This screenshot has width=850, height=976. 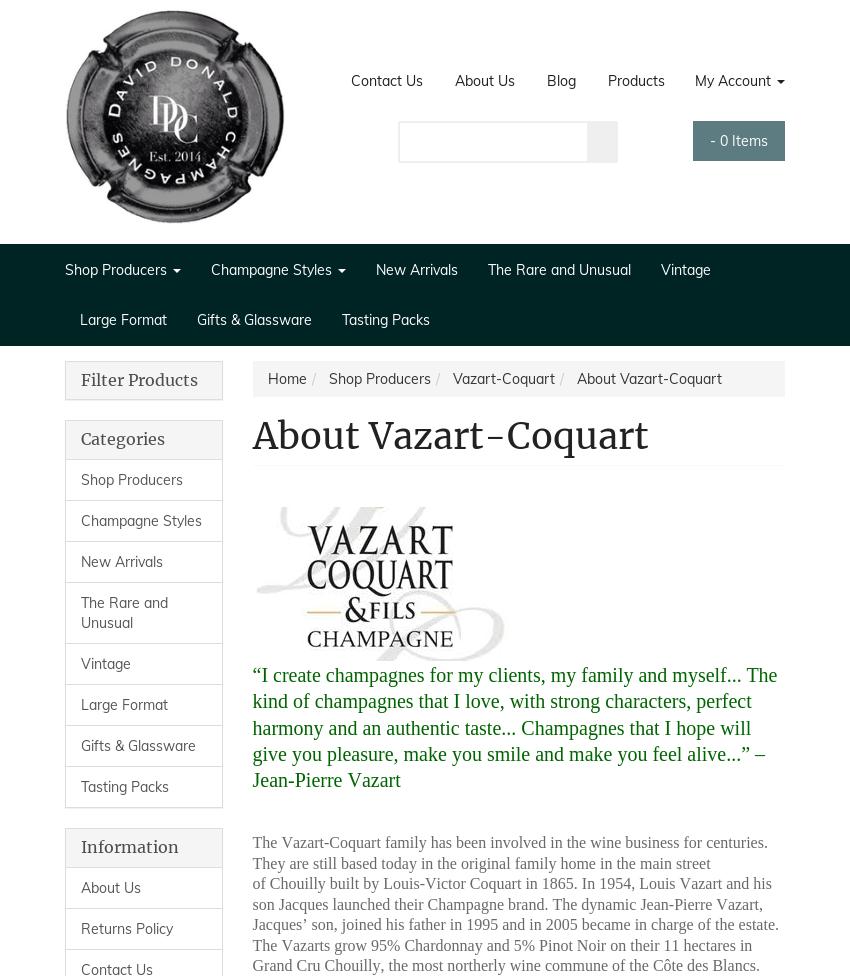 I want to click on '-', so click(x=707, y=138).